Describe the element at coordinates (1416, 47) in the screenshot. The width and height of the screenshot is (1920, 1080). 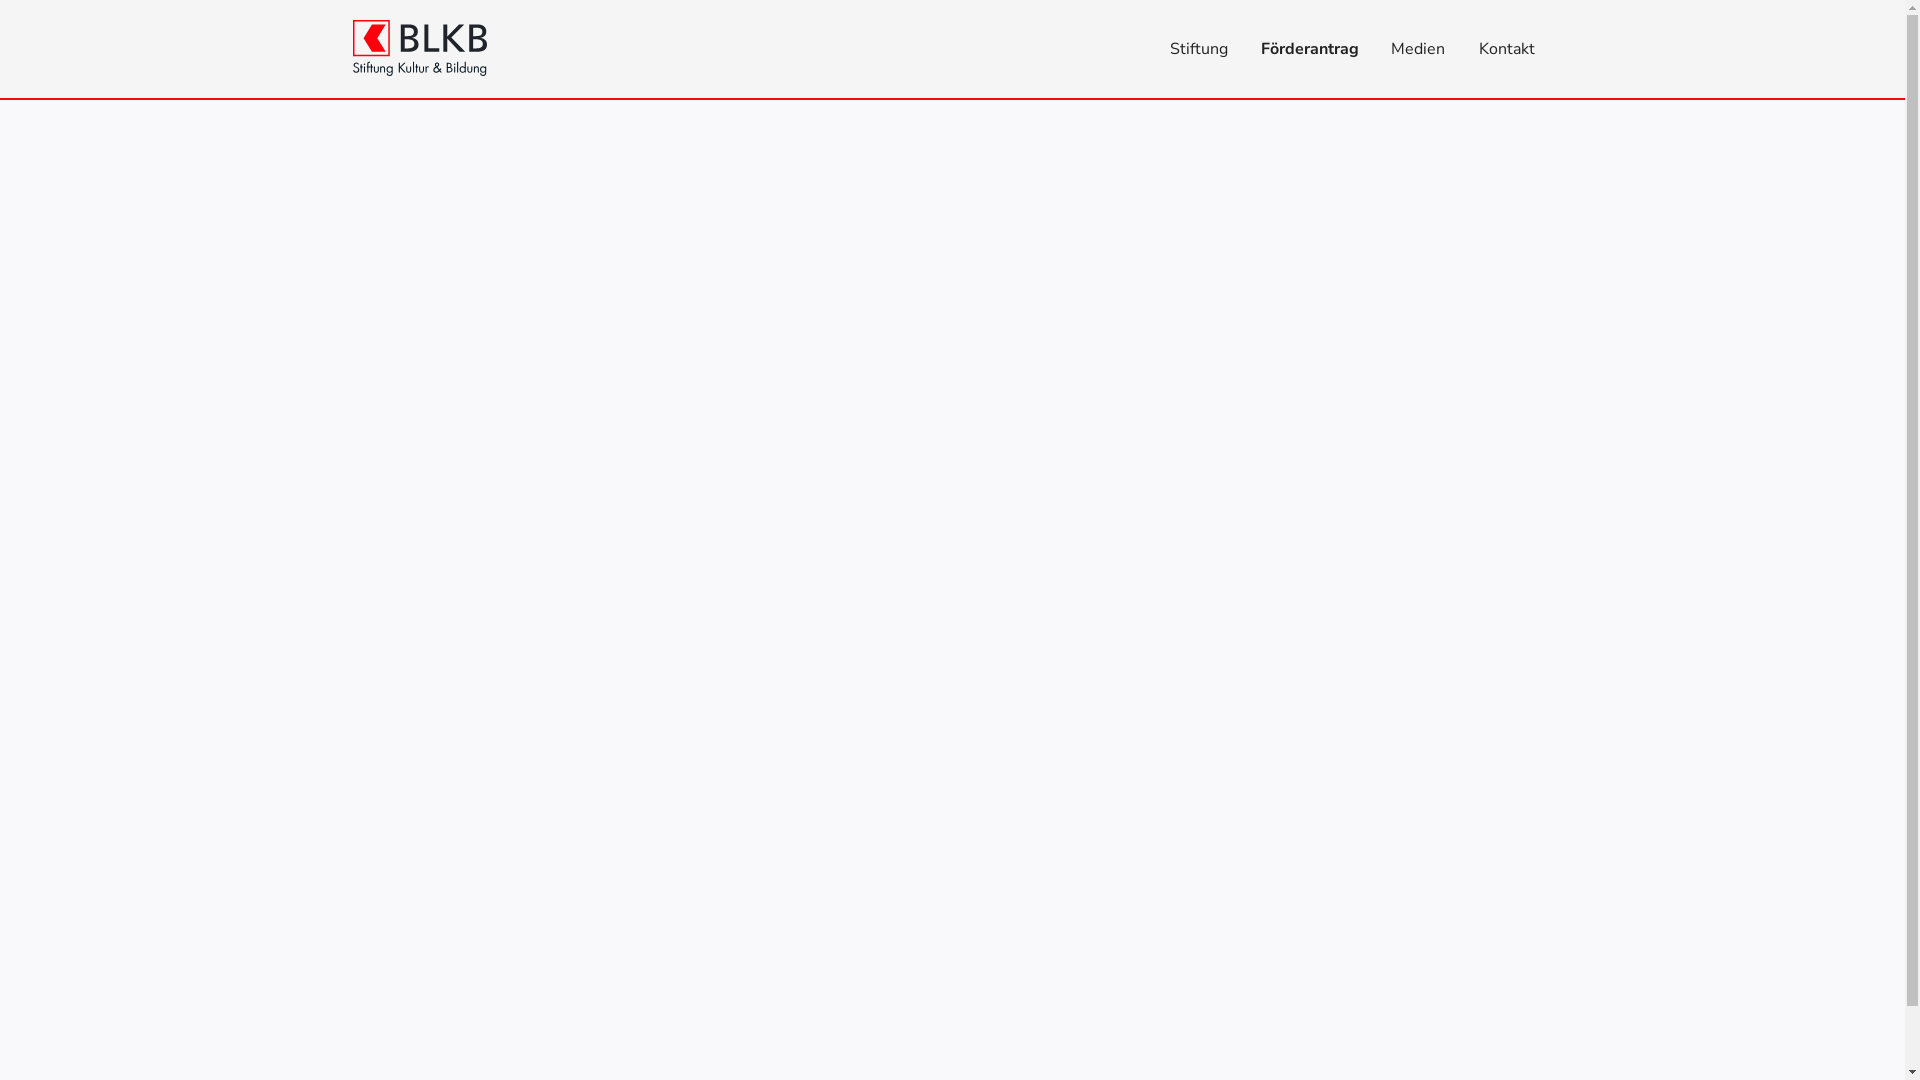
I see `'Medien'` at that location.